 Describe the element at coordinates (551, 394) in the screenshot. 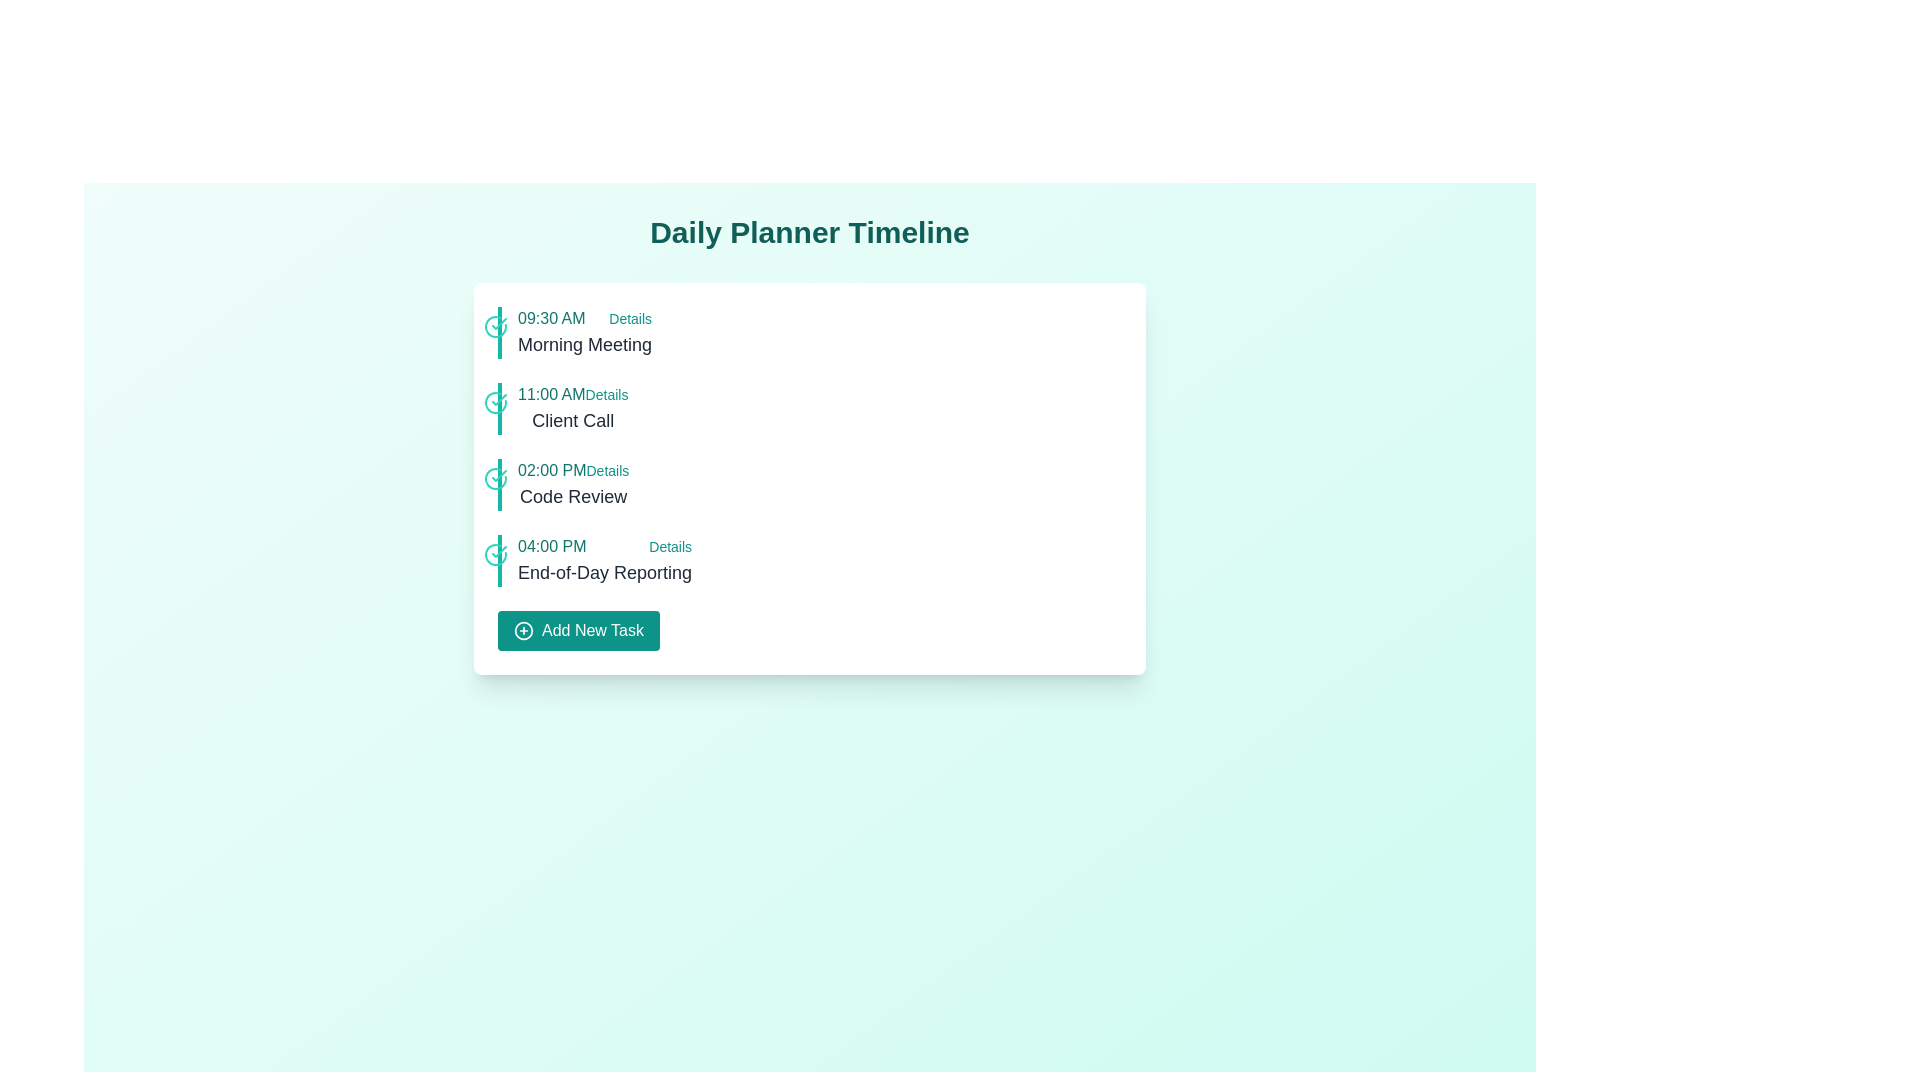

I see `the 'Details' link adjacent to the Text Label displaying '11:00 AM' in teal color within the timeline panel` at that location.